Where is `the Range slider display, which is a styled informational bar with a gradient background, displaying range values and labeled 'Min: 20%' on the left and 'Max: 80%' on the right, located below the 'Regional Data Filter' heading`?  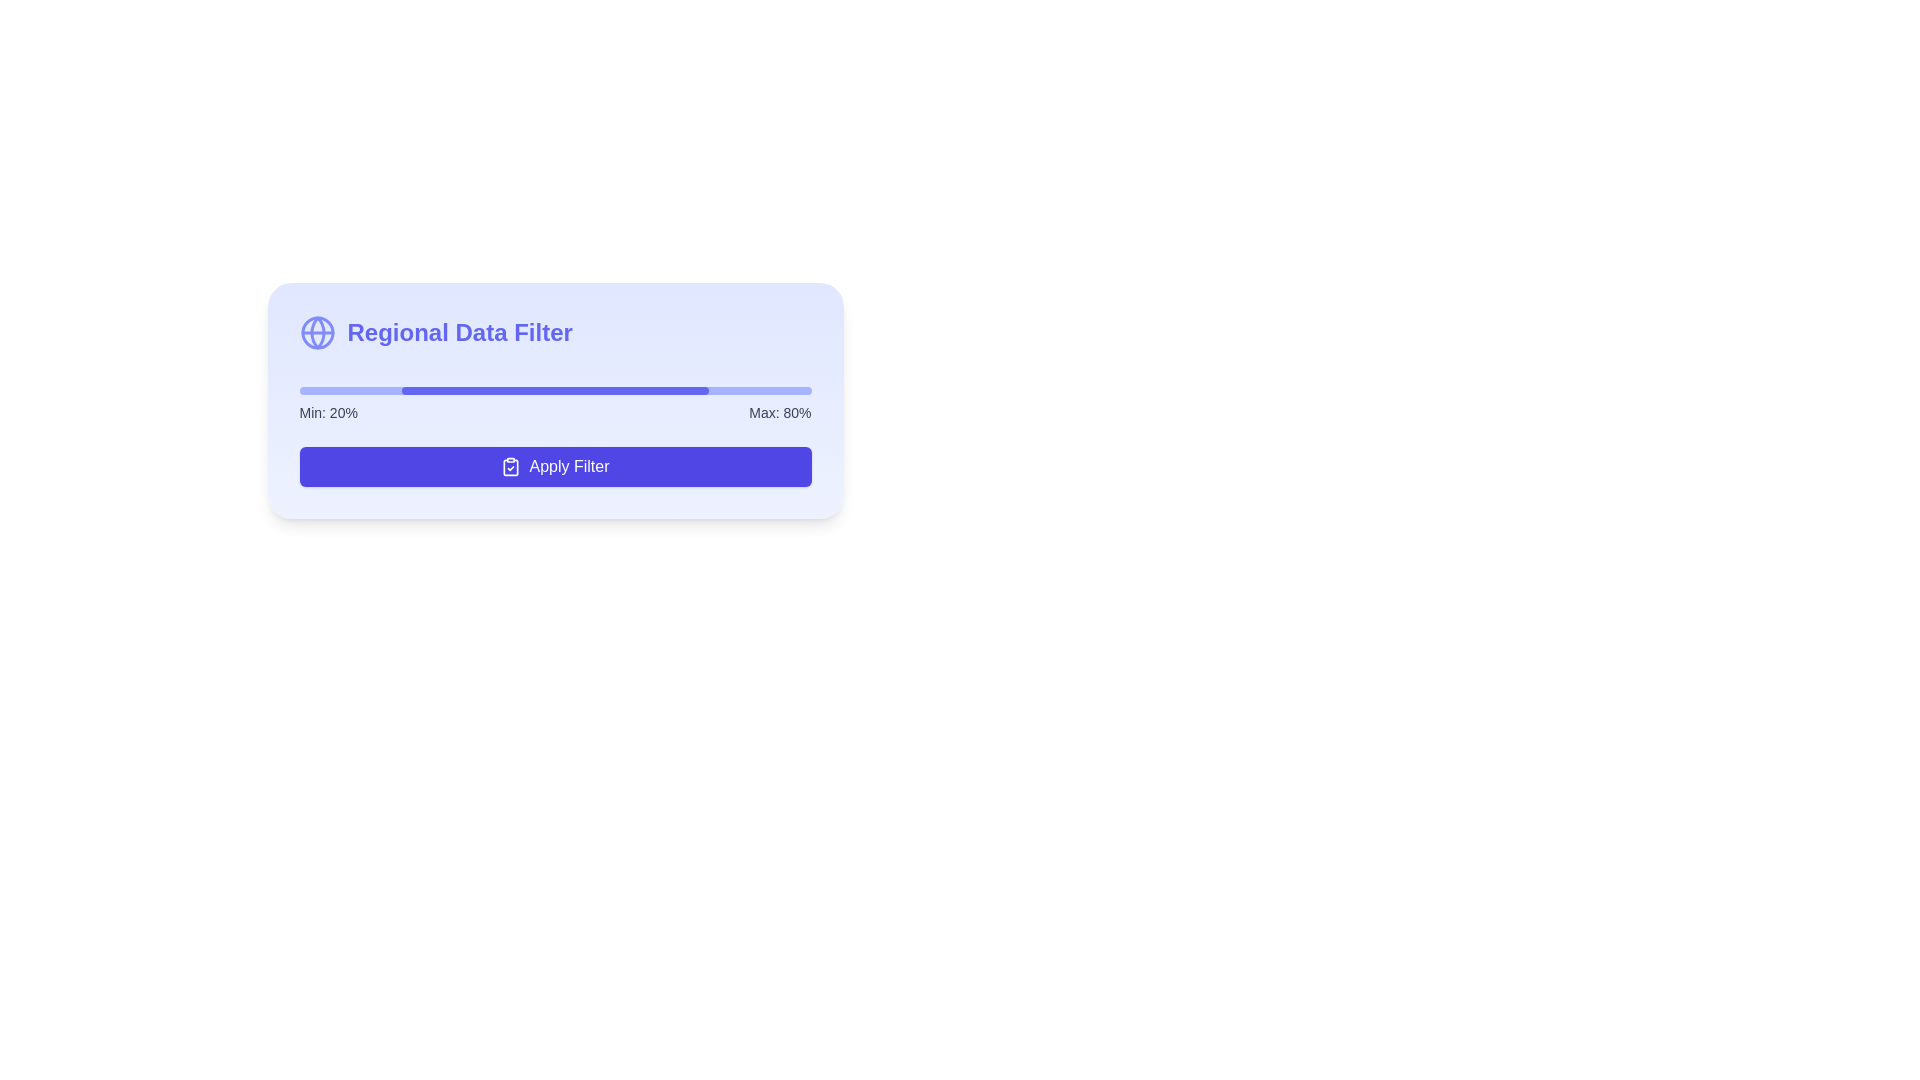 the Range slider display, which is a styled informational bar with a gradient background, displaying range values and labeled 'Min: 20%' on the left and 'Max: 80%' on the right, located below the 'Regional Data Filter' heading is located at coordinates (555, 398).